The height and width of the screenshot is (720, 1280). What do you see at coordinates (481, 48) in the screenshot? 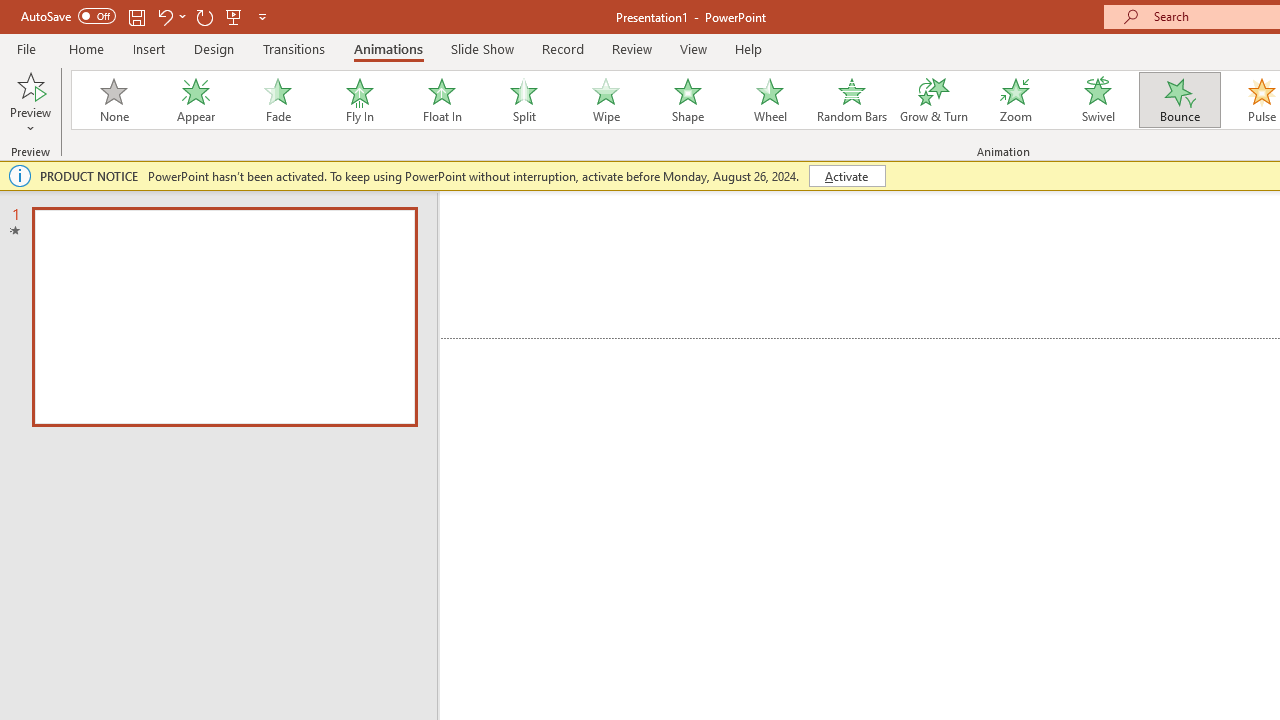
I see `'Slide Show'` at bounding box center [481, 48].